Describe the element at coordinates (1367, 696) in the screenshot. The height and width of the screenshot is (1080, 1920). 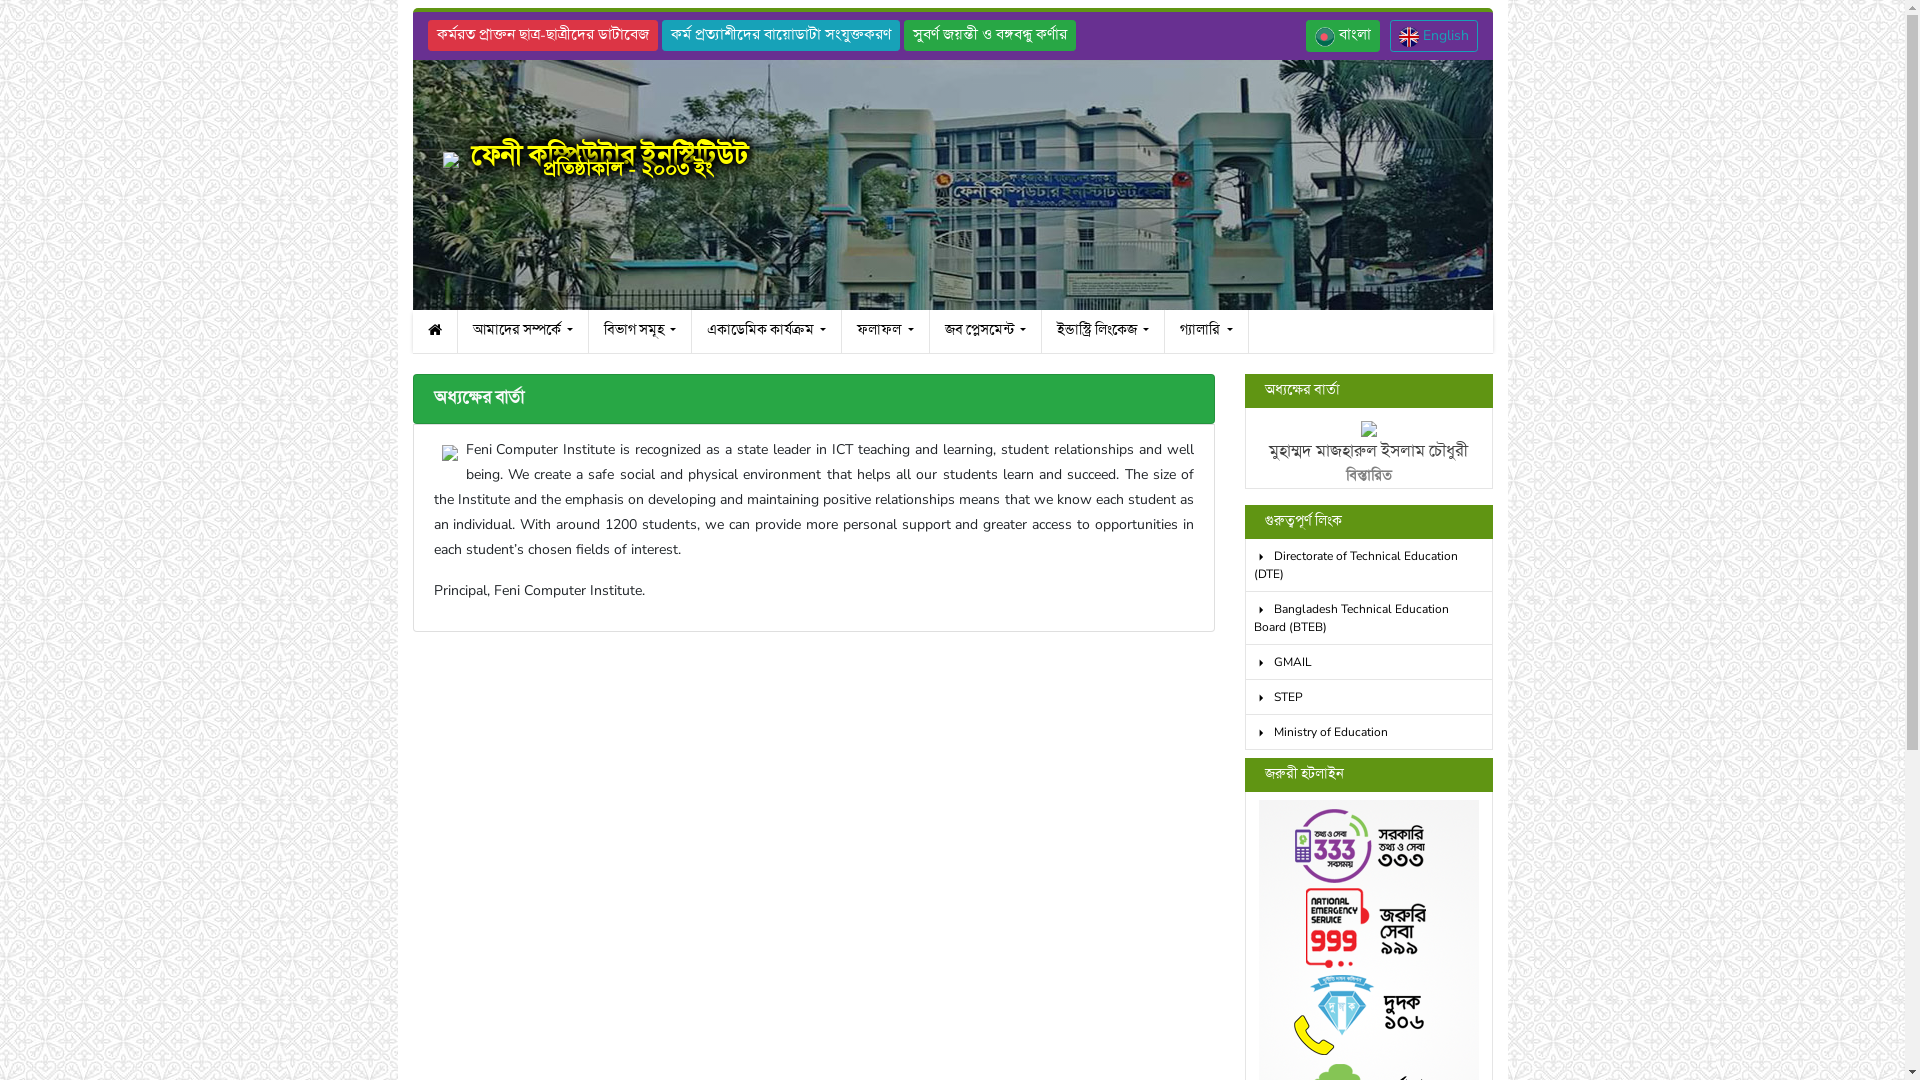
I see `'  STEP'` at that location.